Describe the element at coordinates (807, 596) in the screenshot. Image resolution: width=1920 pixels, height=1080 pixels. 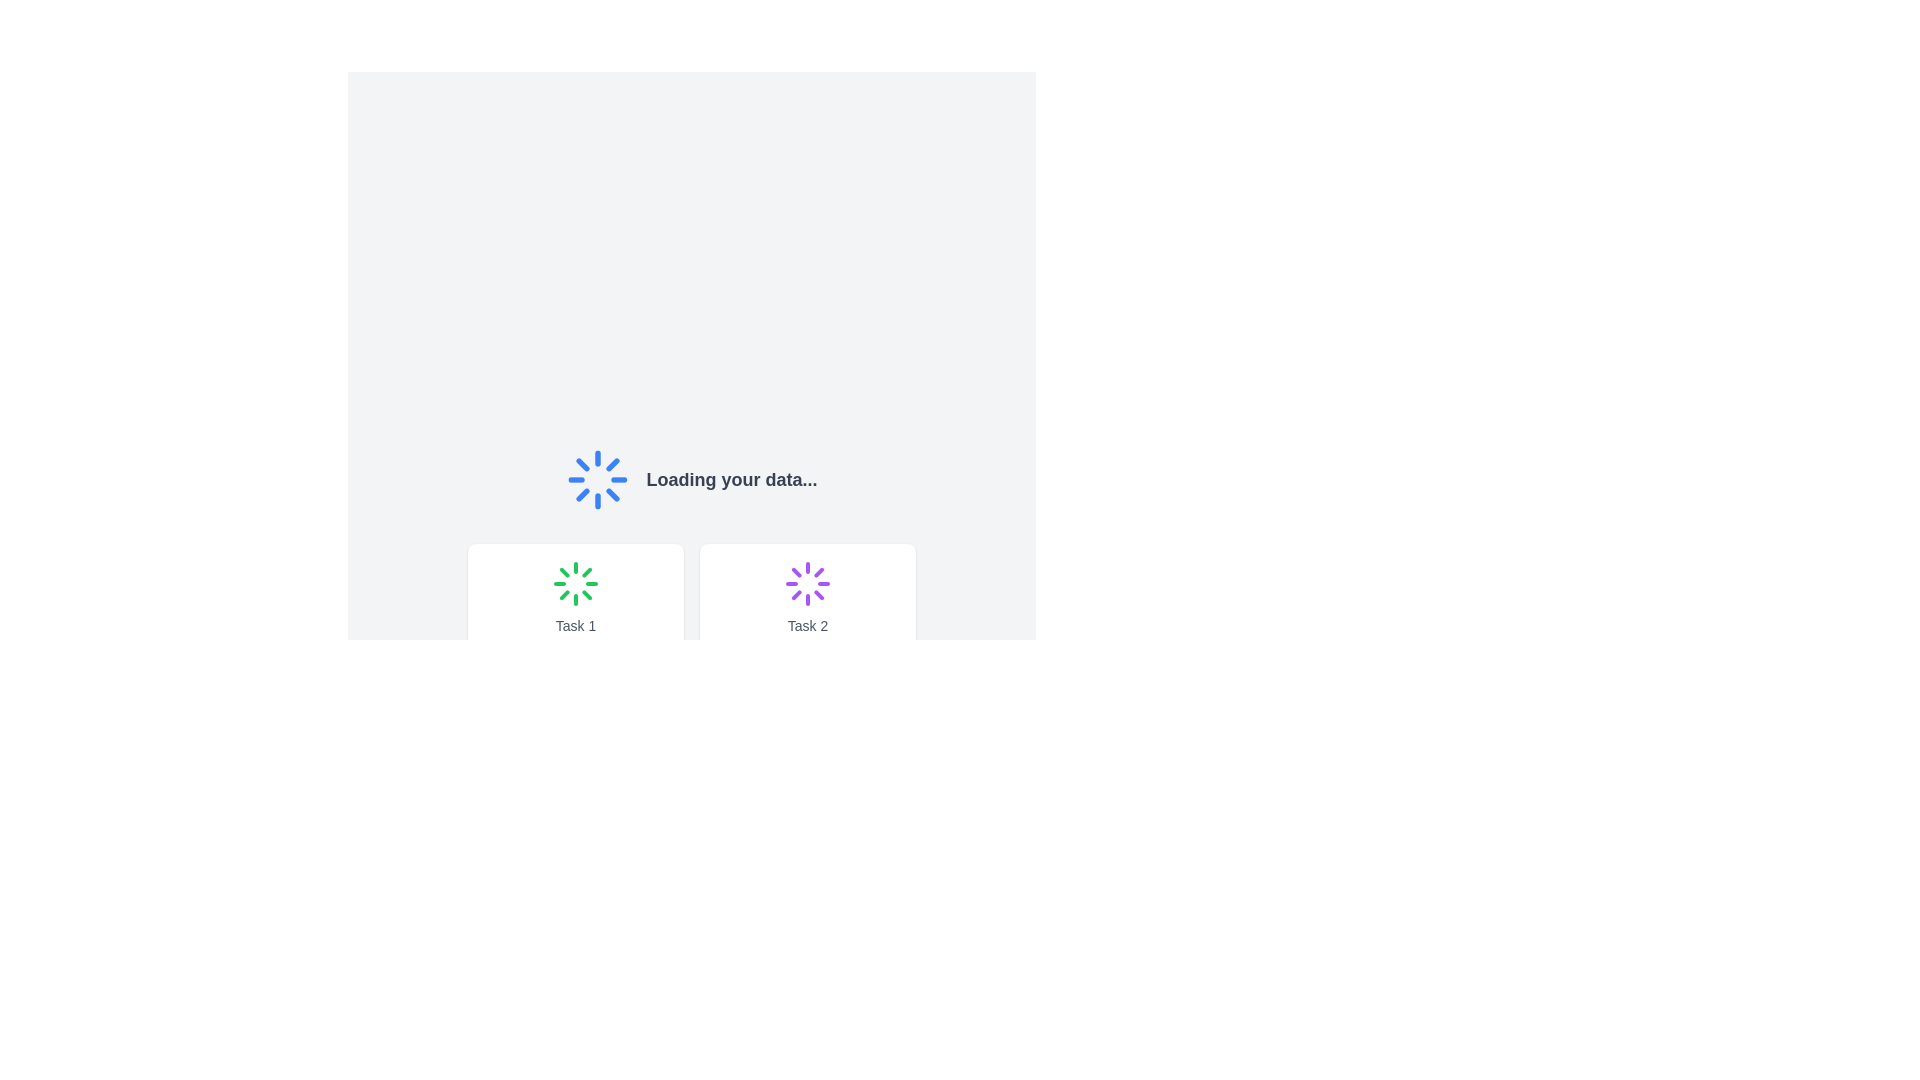
I see `the spinner animation on the Card element labeled 'Task 2', which features a white background, rounded corners, and a purple spinner icon at the top` at that location.